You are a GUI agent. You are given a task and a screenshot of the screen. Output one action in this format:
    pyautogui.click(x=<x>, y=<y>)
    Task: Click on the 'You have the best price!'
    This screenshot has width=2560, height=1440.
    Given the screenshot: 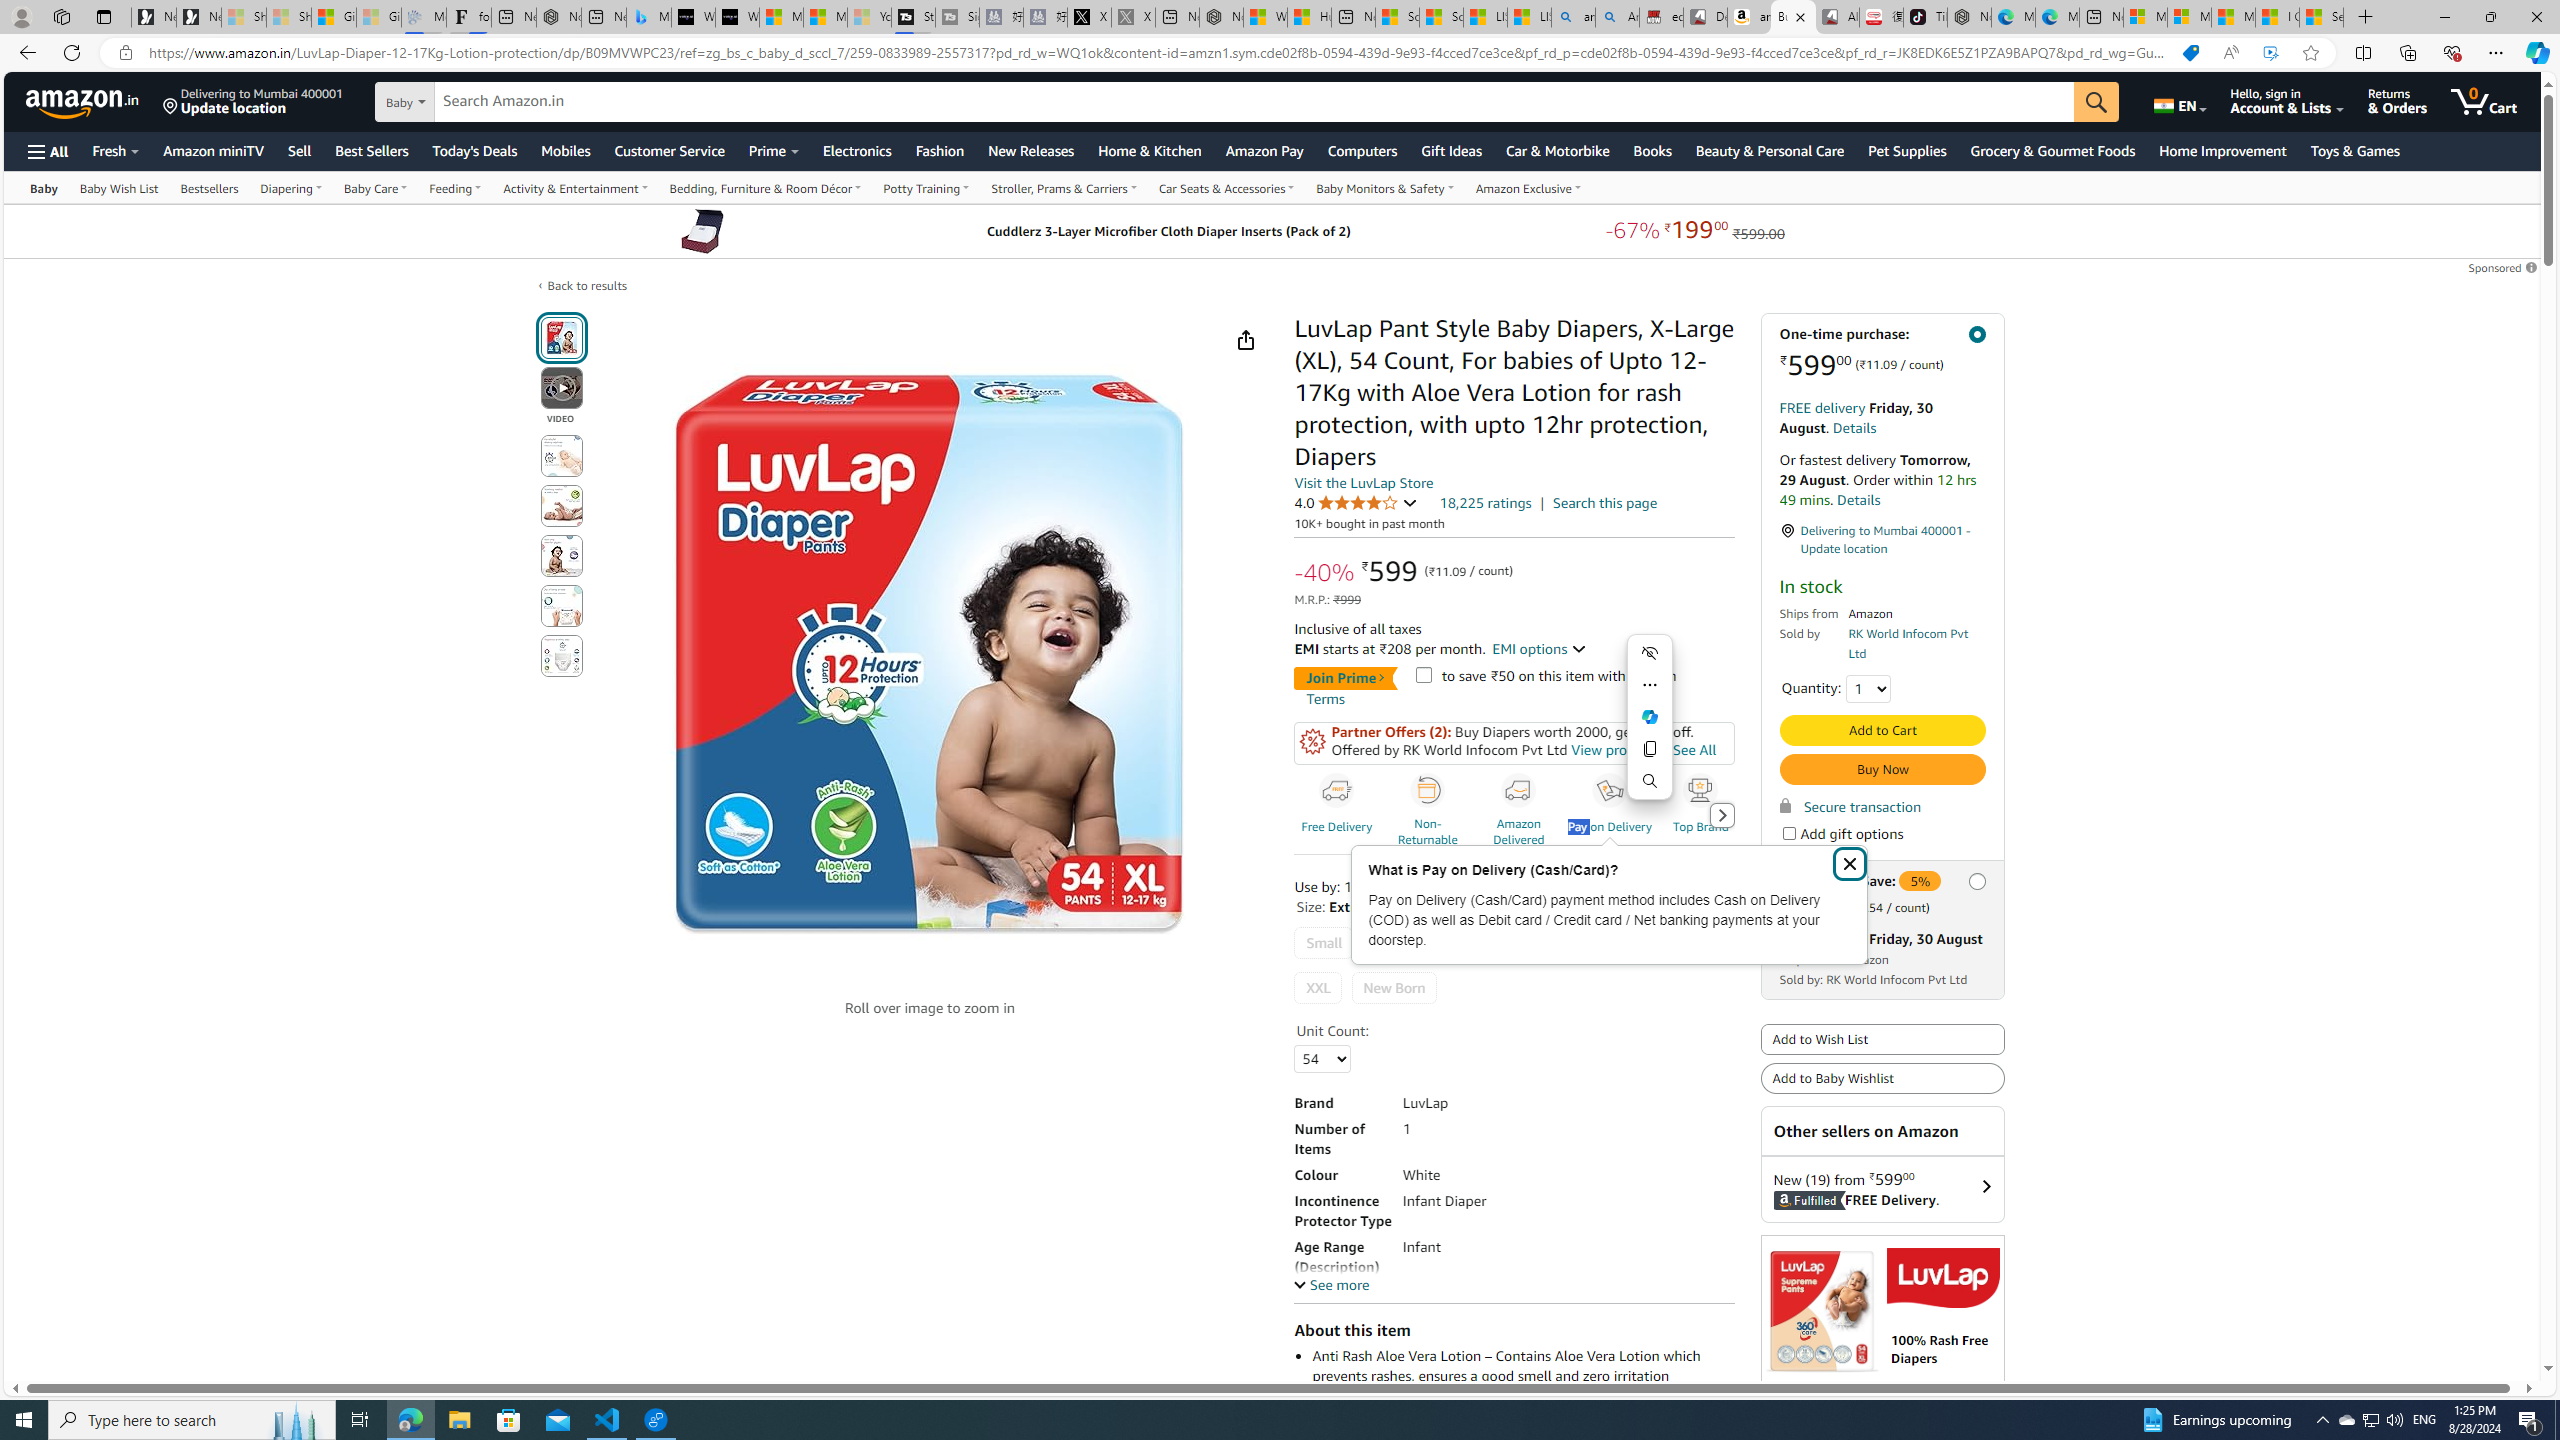 What is the action you would take?
    pyautogui.click(x=2190, y=53)
    